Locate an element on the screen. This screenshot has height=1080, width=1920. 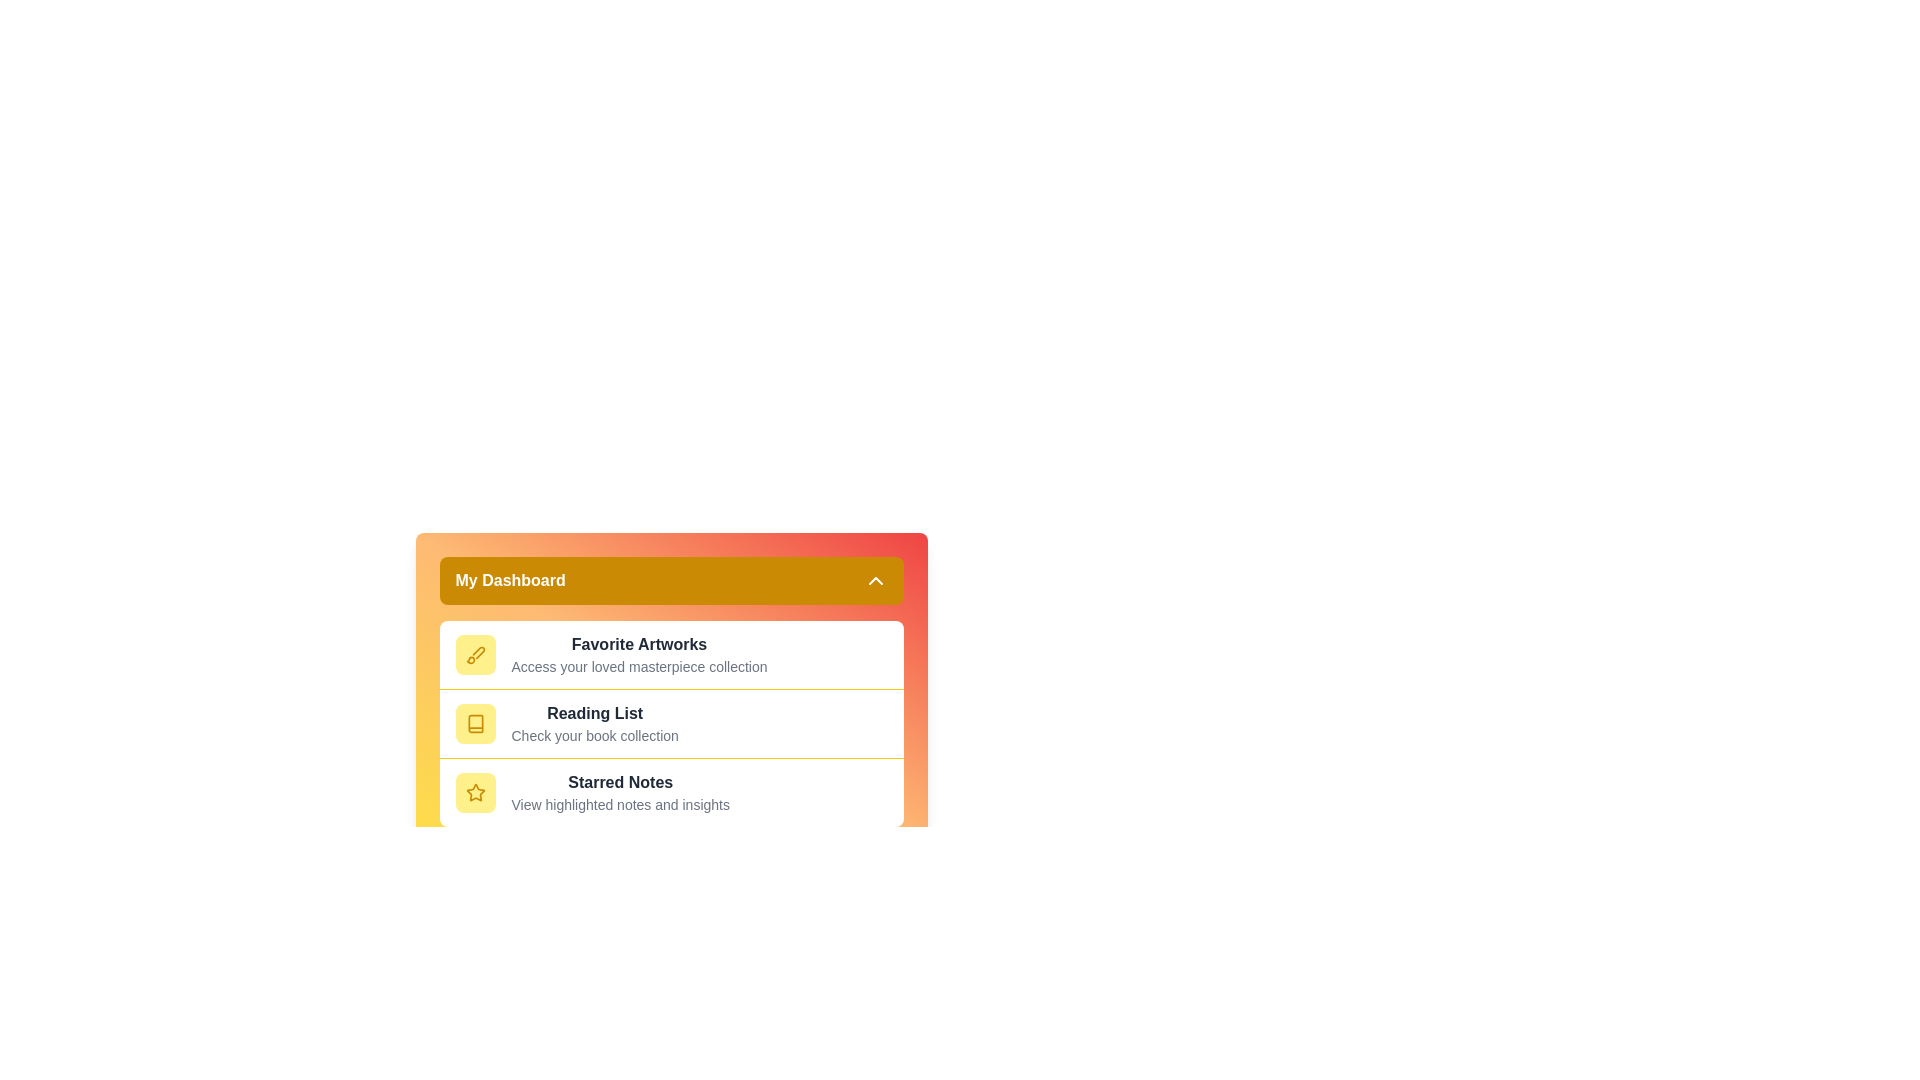
the upward-pointing triangular icon at the far-right corner of the 'My Dashboard' header is located at coordinates (875, 581).